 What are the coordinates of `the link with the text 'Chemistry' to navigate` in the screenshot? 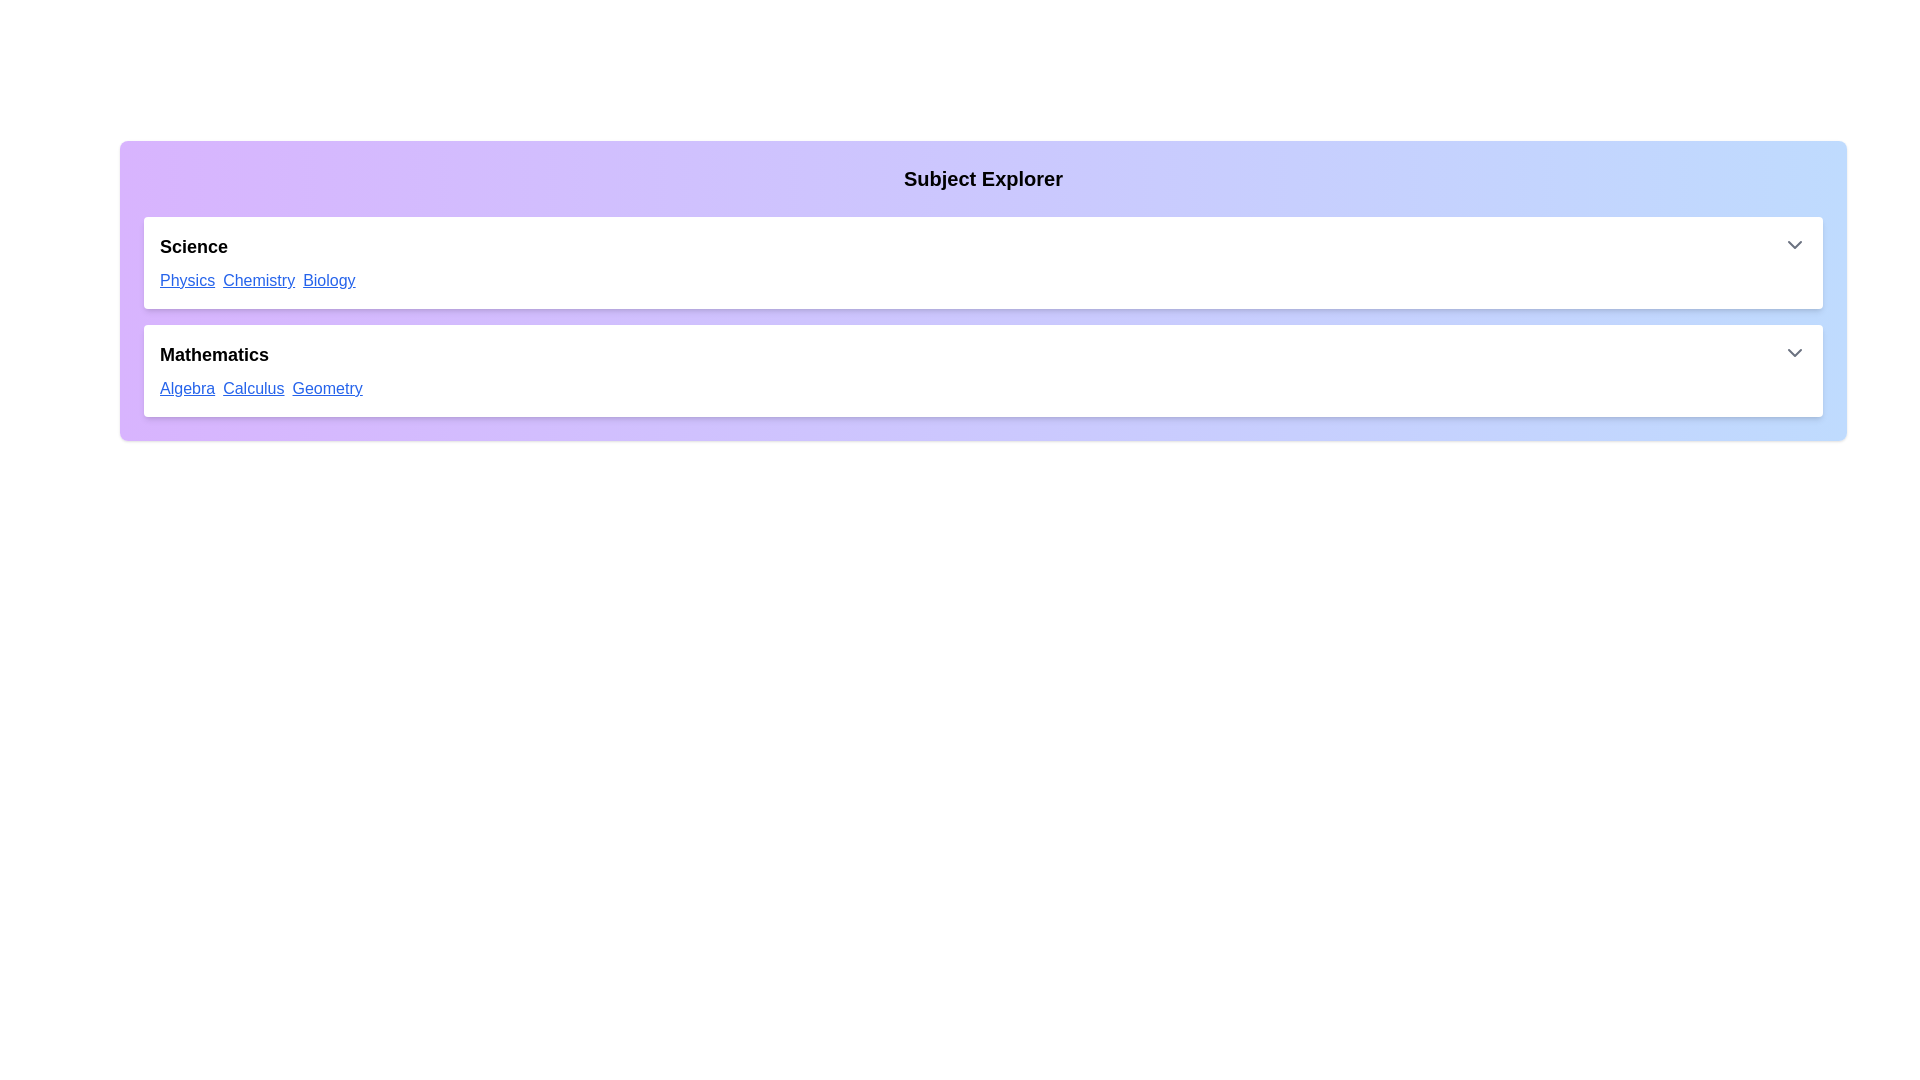 It's located at (258, 281).